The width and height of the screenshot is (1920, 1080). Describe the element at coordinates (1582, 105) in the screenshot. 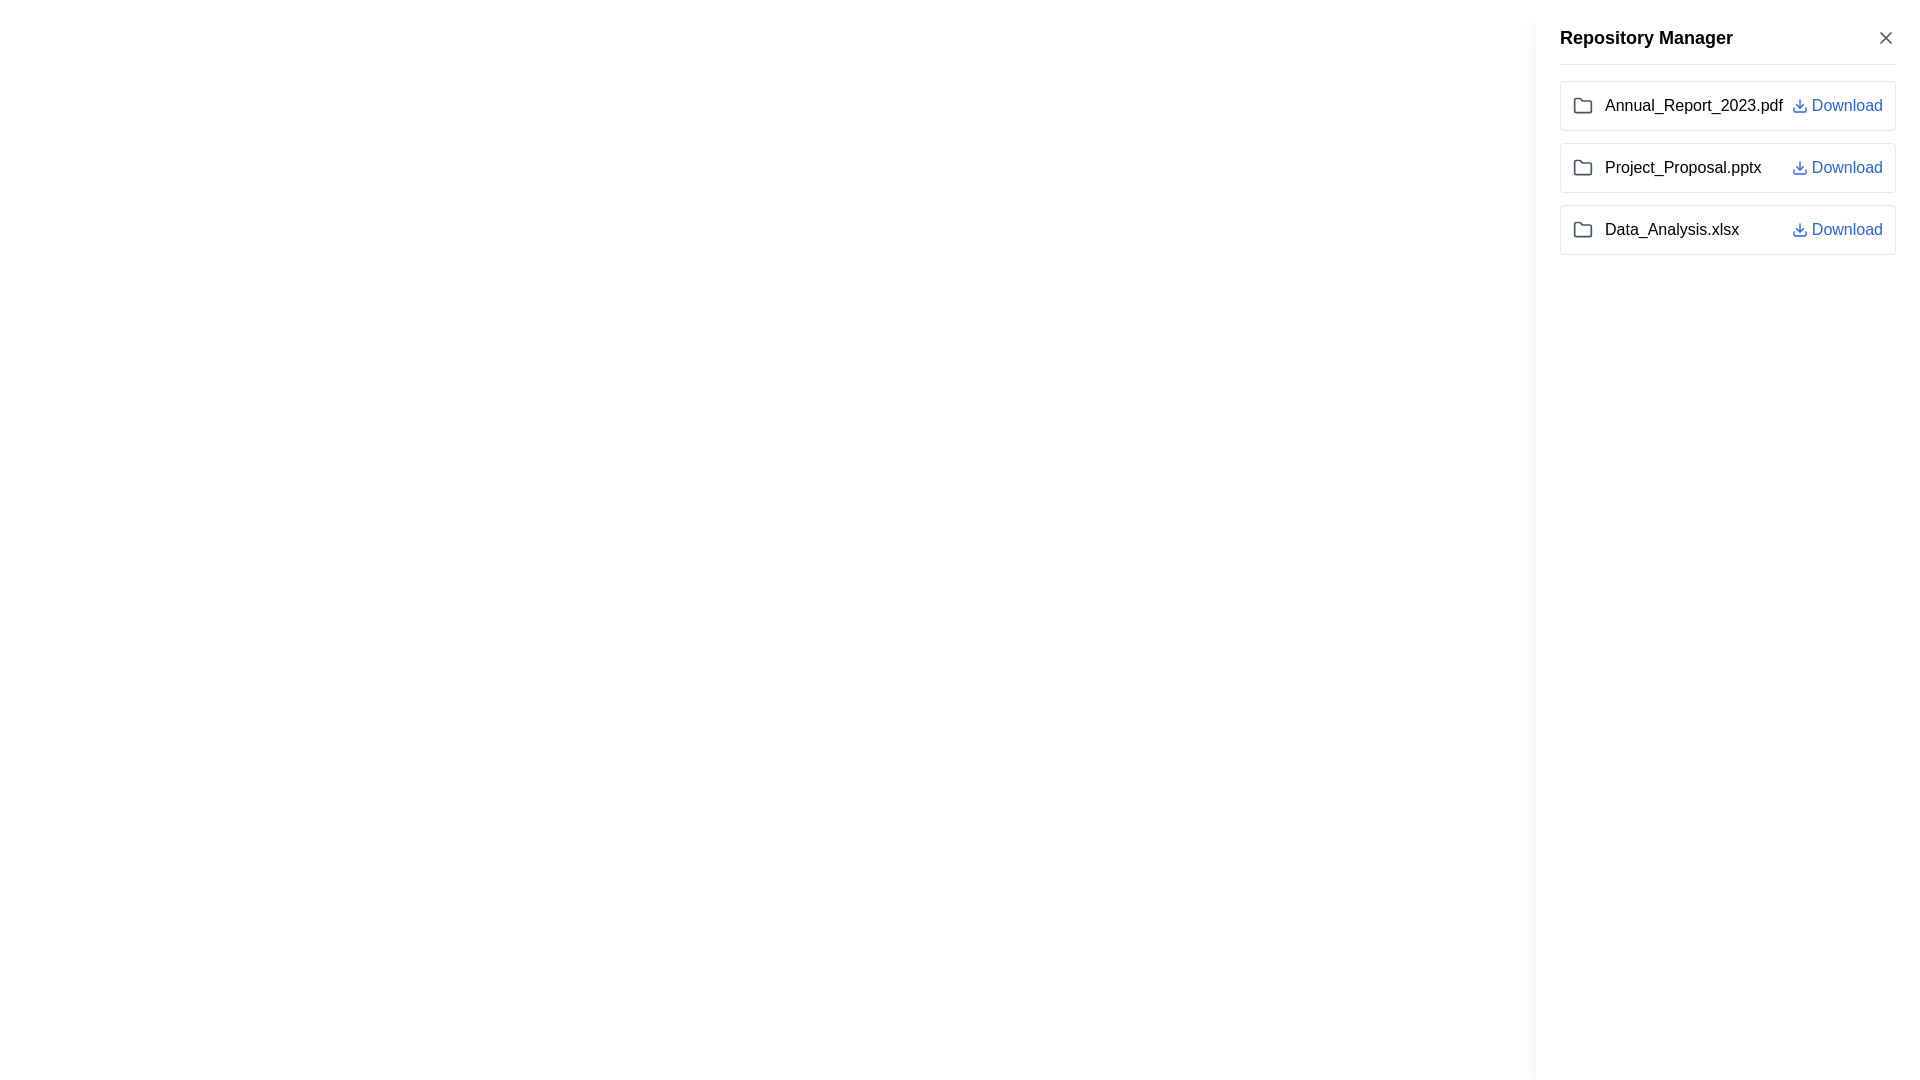

I see `the folder icon associated with the file 'Annual_Report_2023.pdf' in the Repository Manager panel` at that location.